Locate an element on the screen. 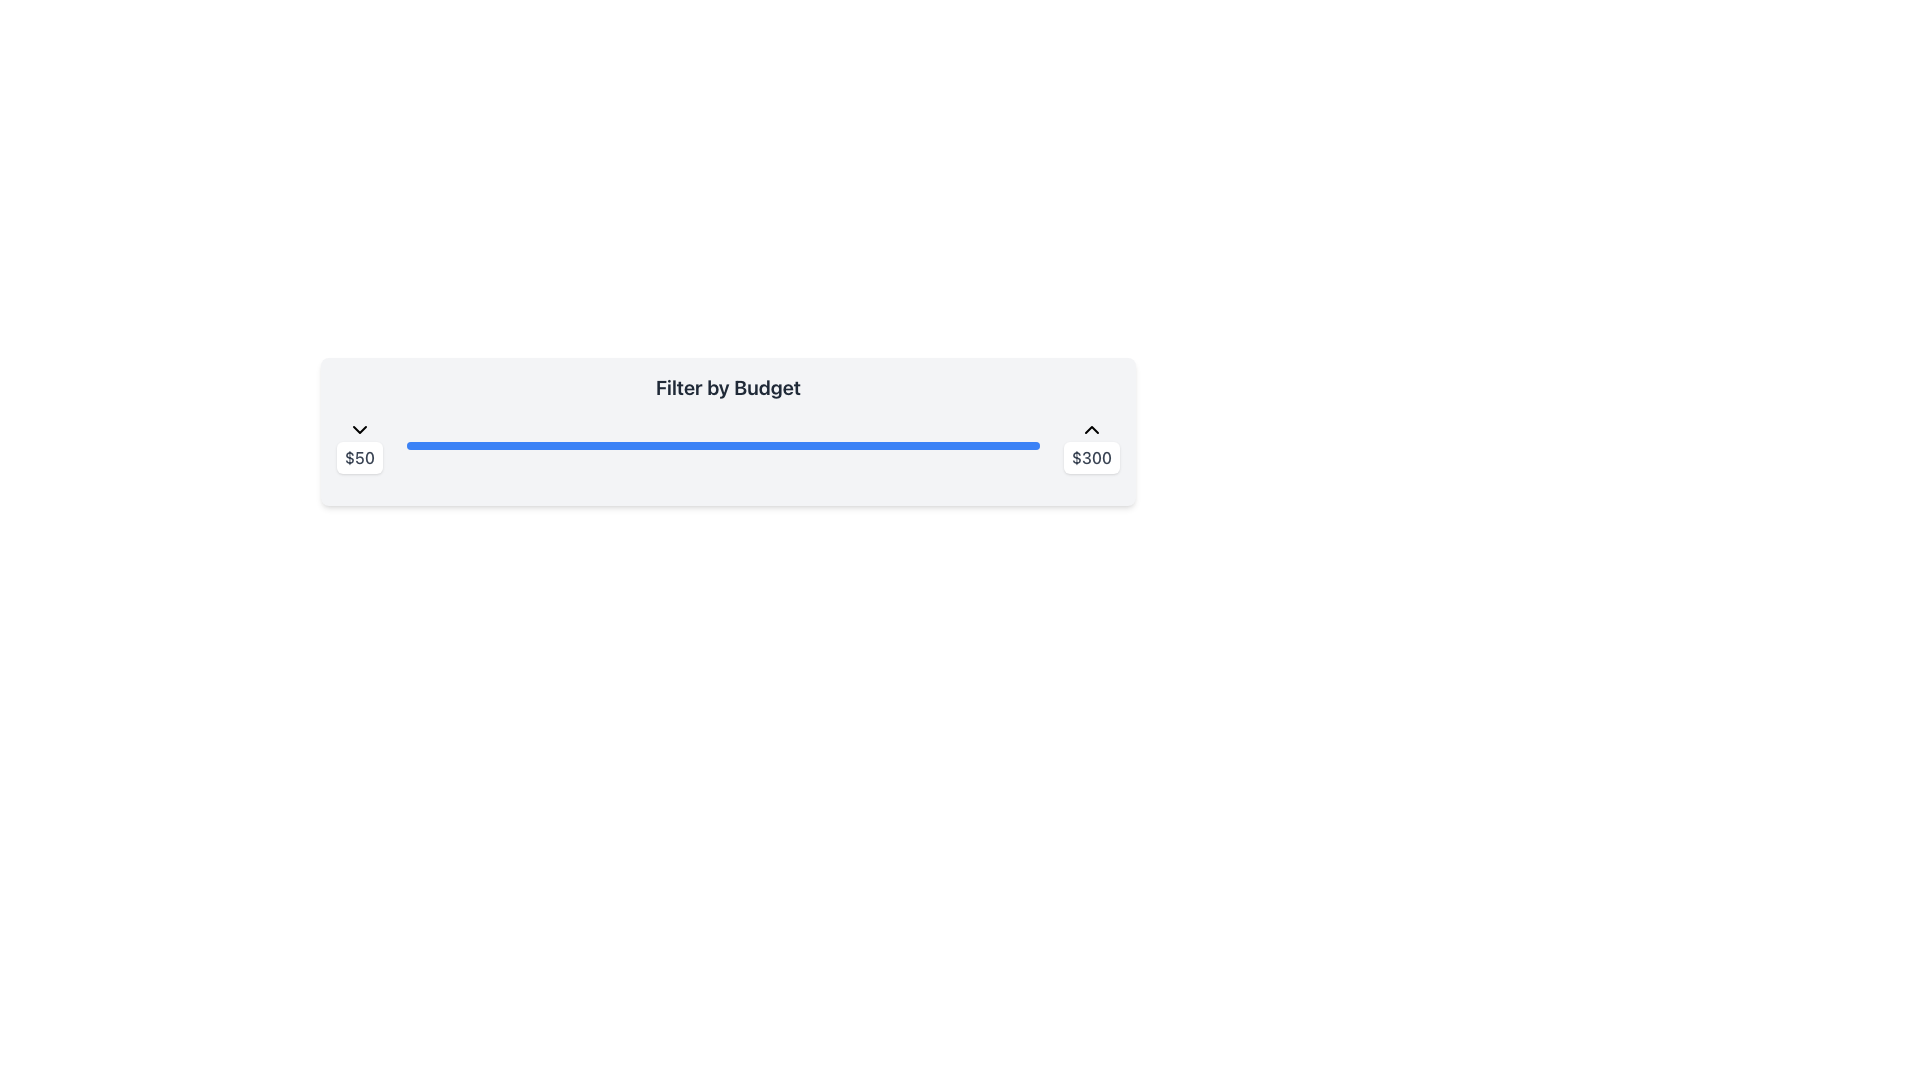  the budget filter is located at coordinates (902, 445).